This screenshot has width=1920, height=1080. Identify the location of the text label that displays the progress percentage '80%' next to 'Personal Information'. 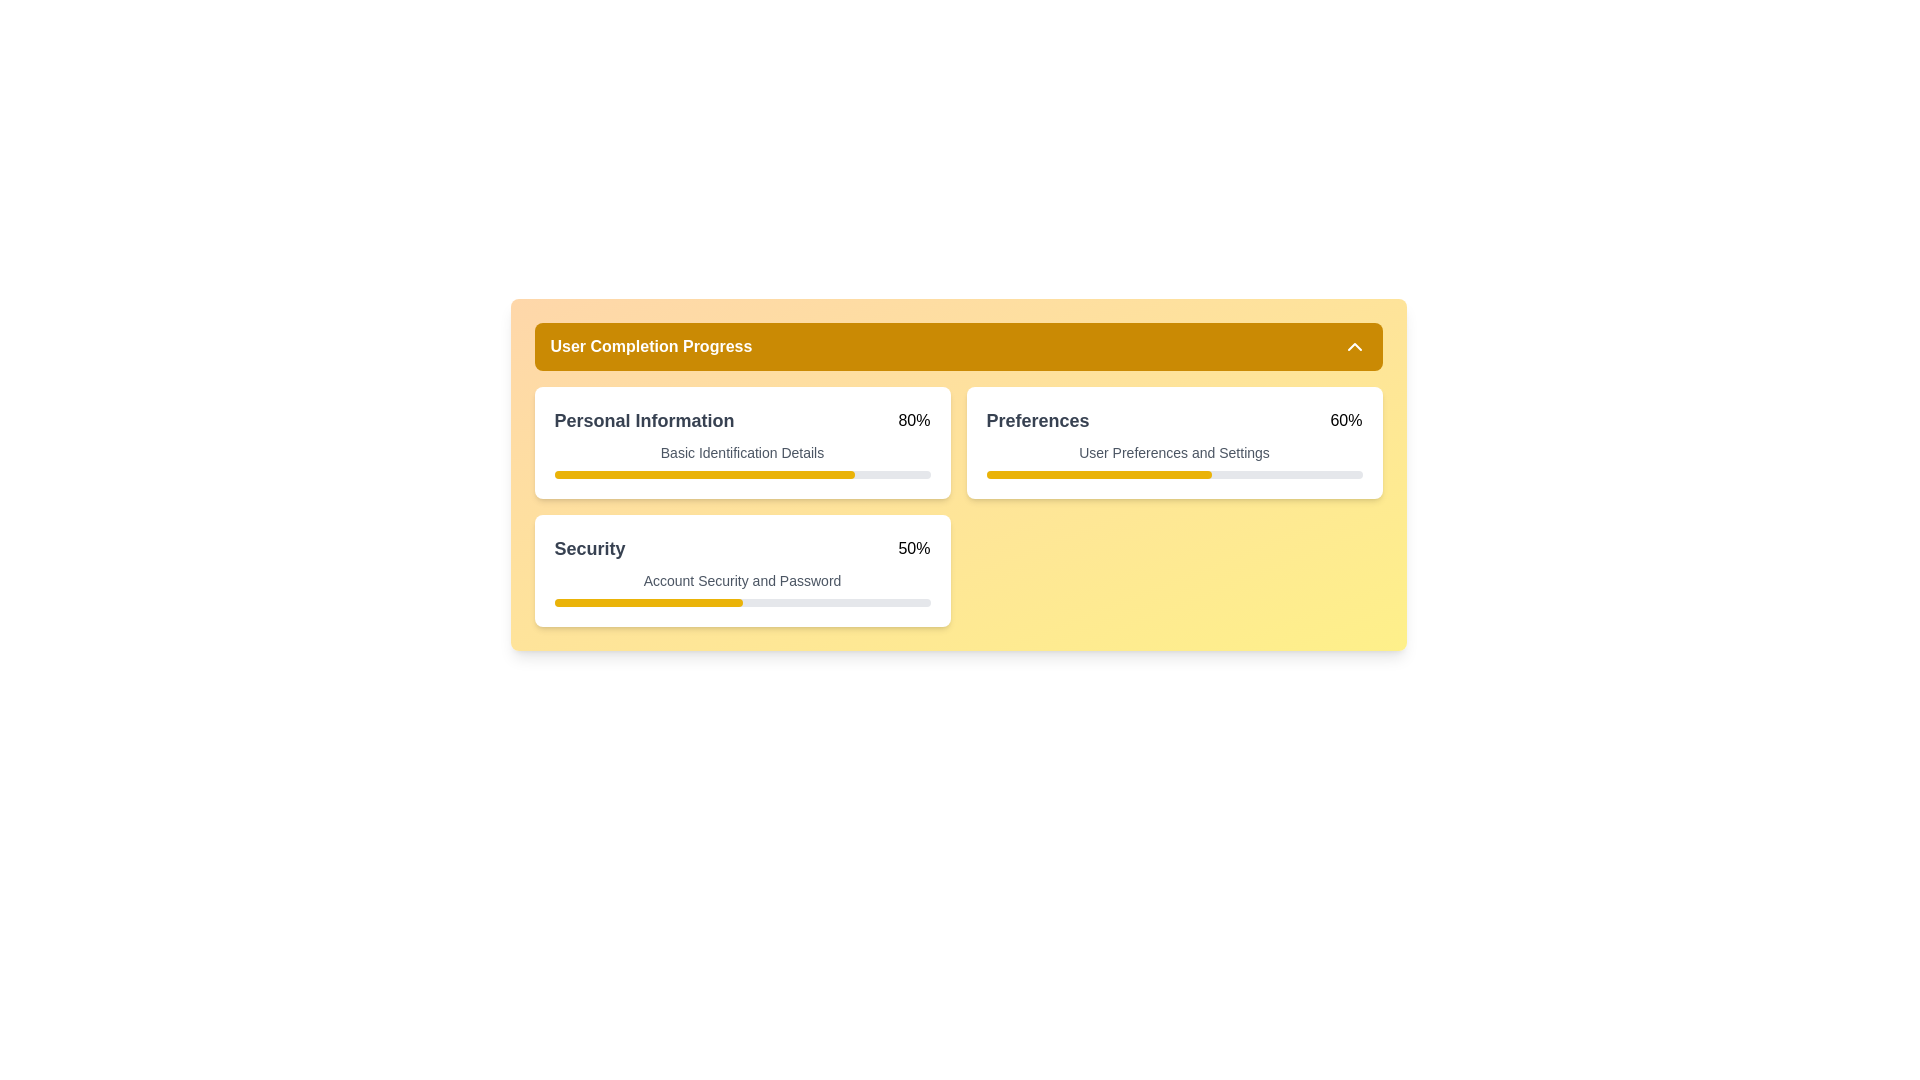
(913, 419).